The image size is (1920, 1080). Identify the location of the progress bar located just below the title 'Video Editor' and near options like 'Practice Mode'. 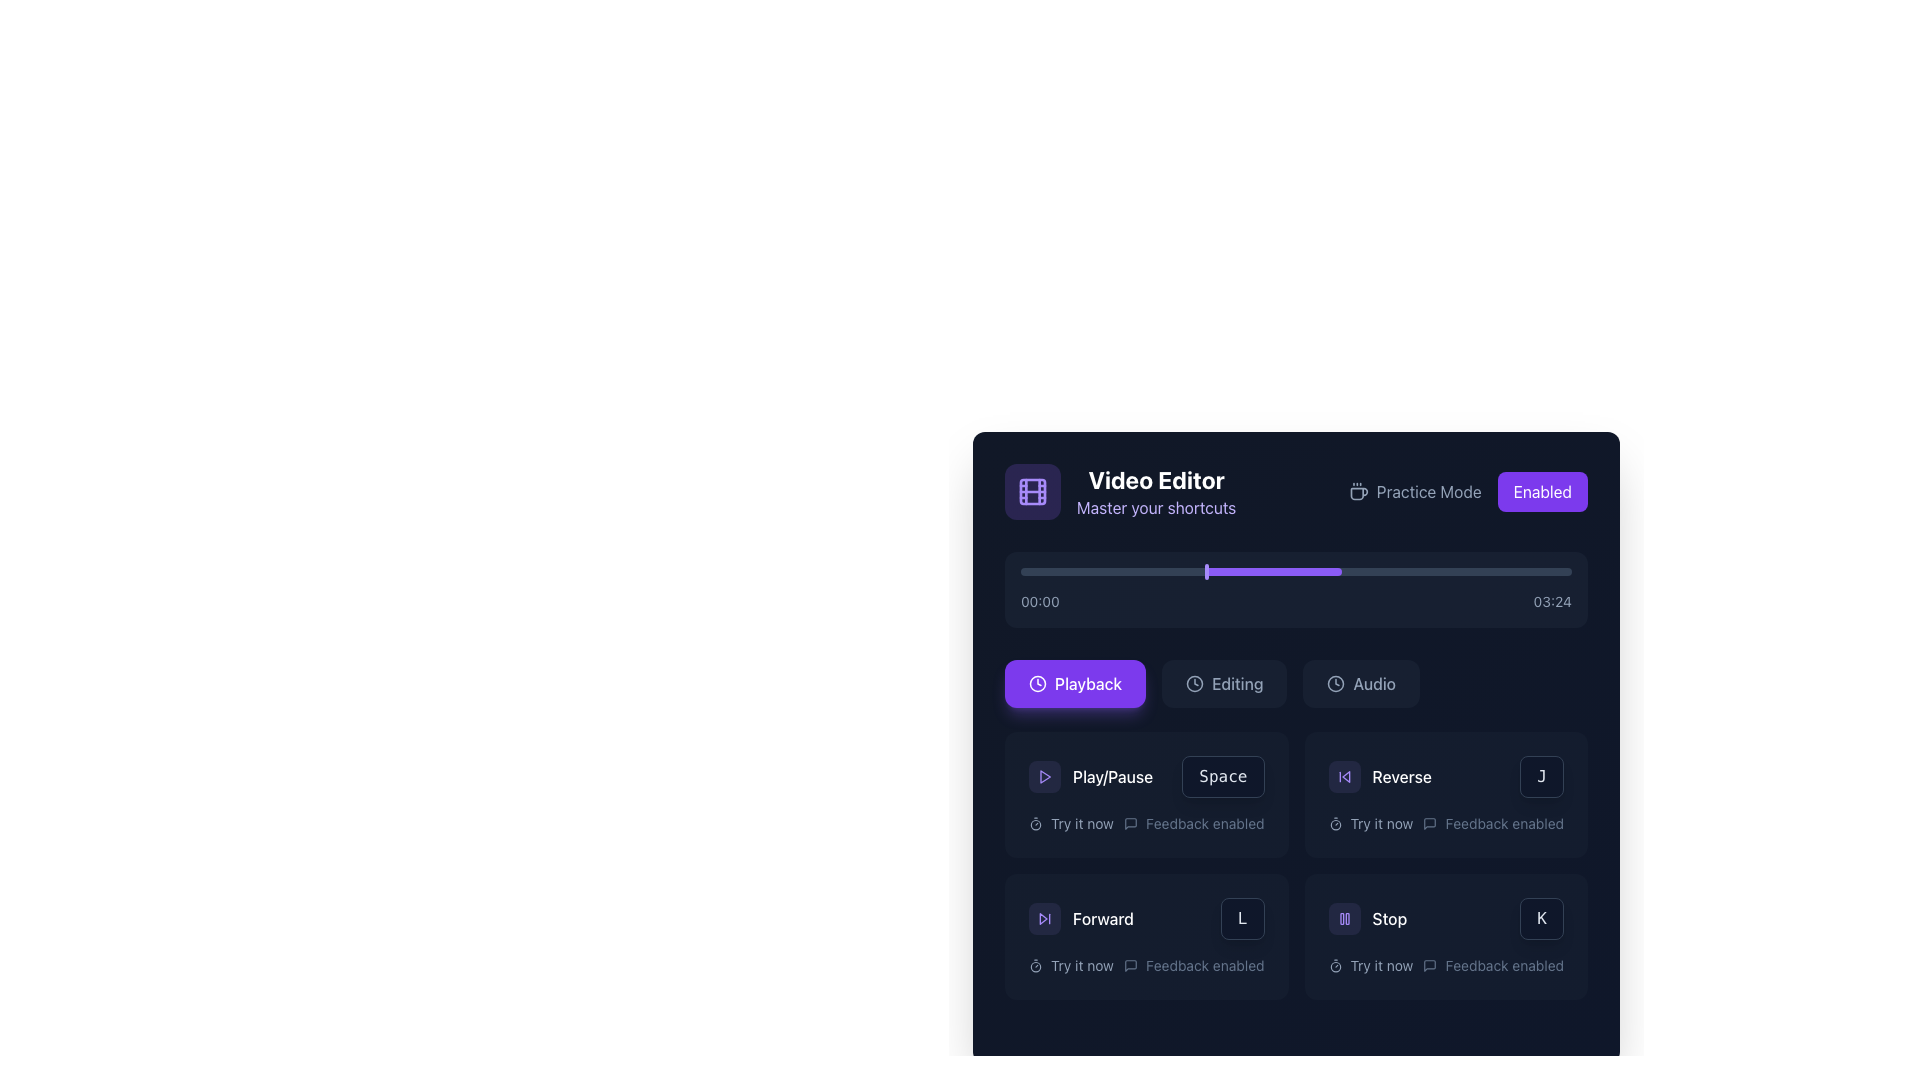
(1296, 571).